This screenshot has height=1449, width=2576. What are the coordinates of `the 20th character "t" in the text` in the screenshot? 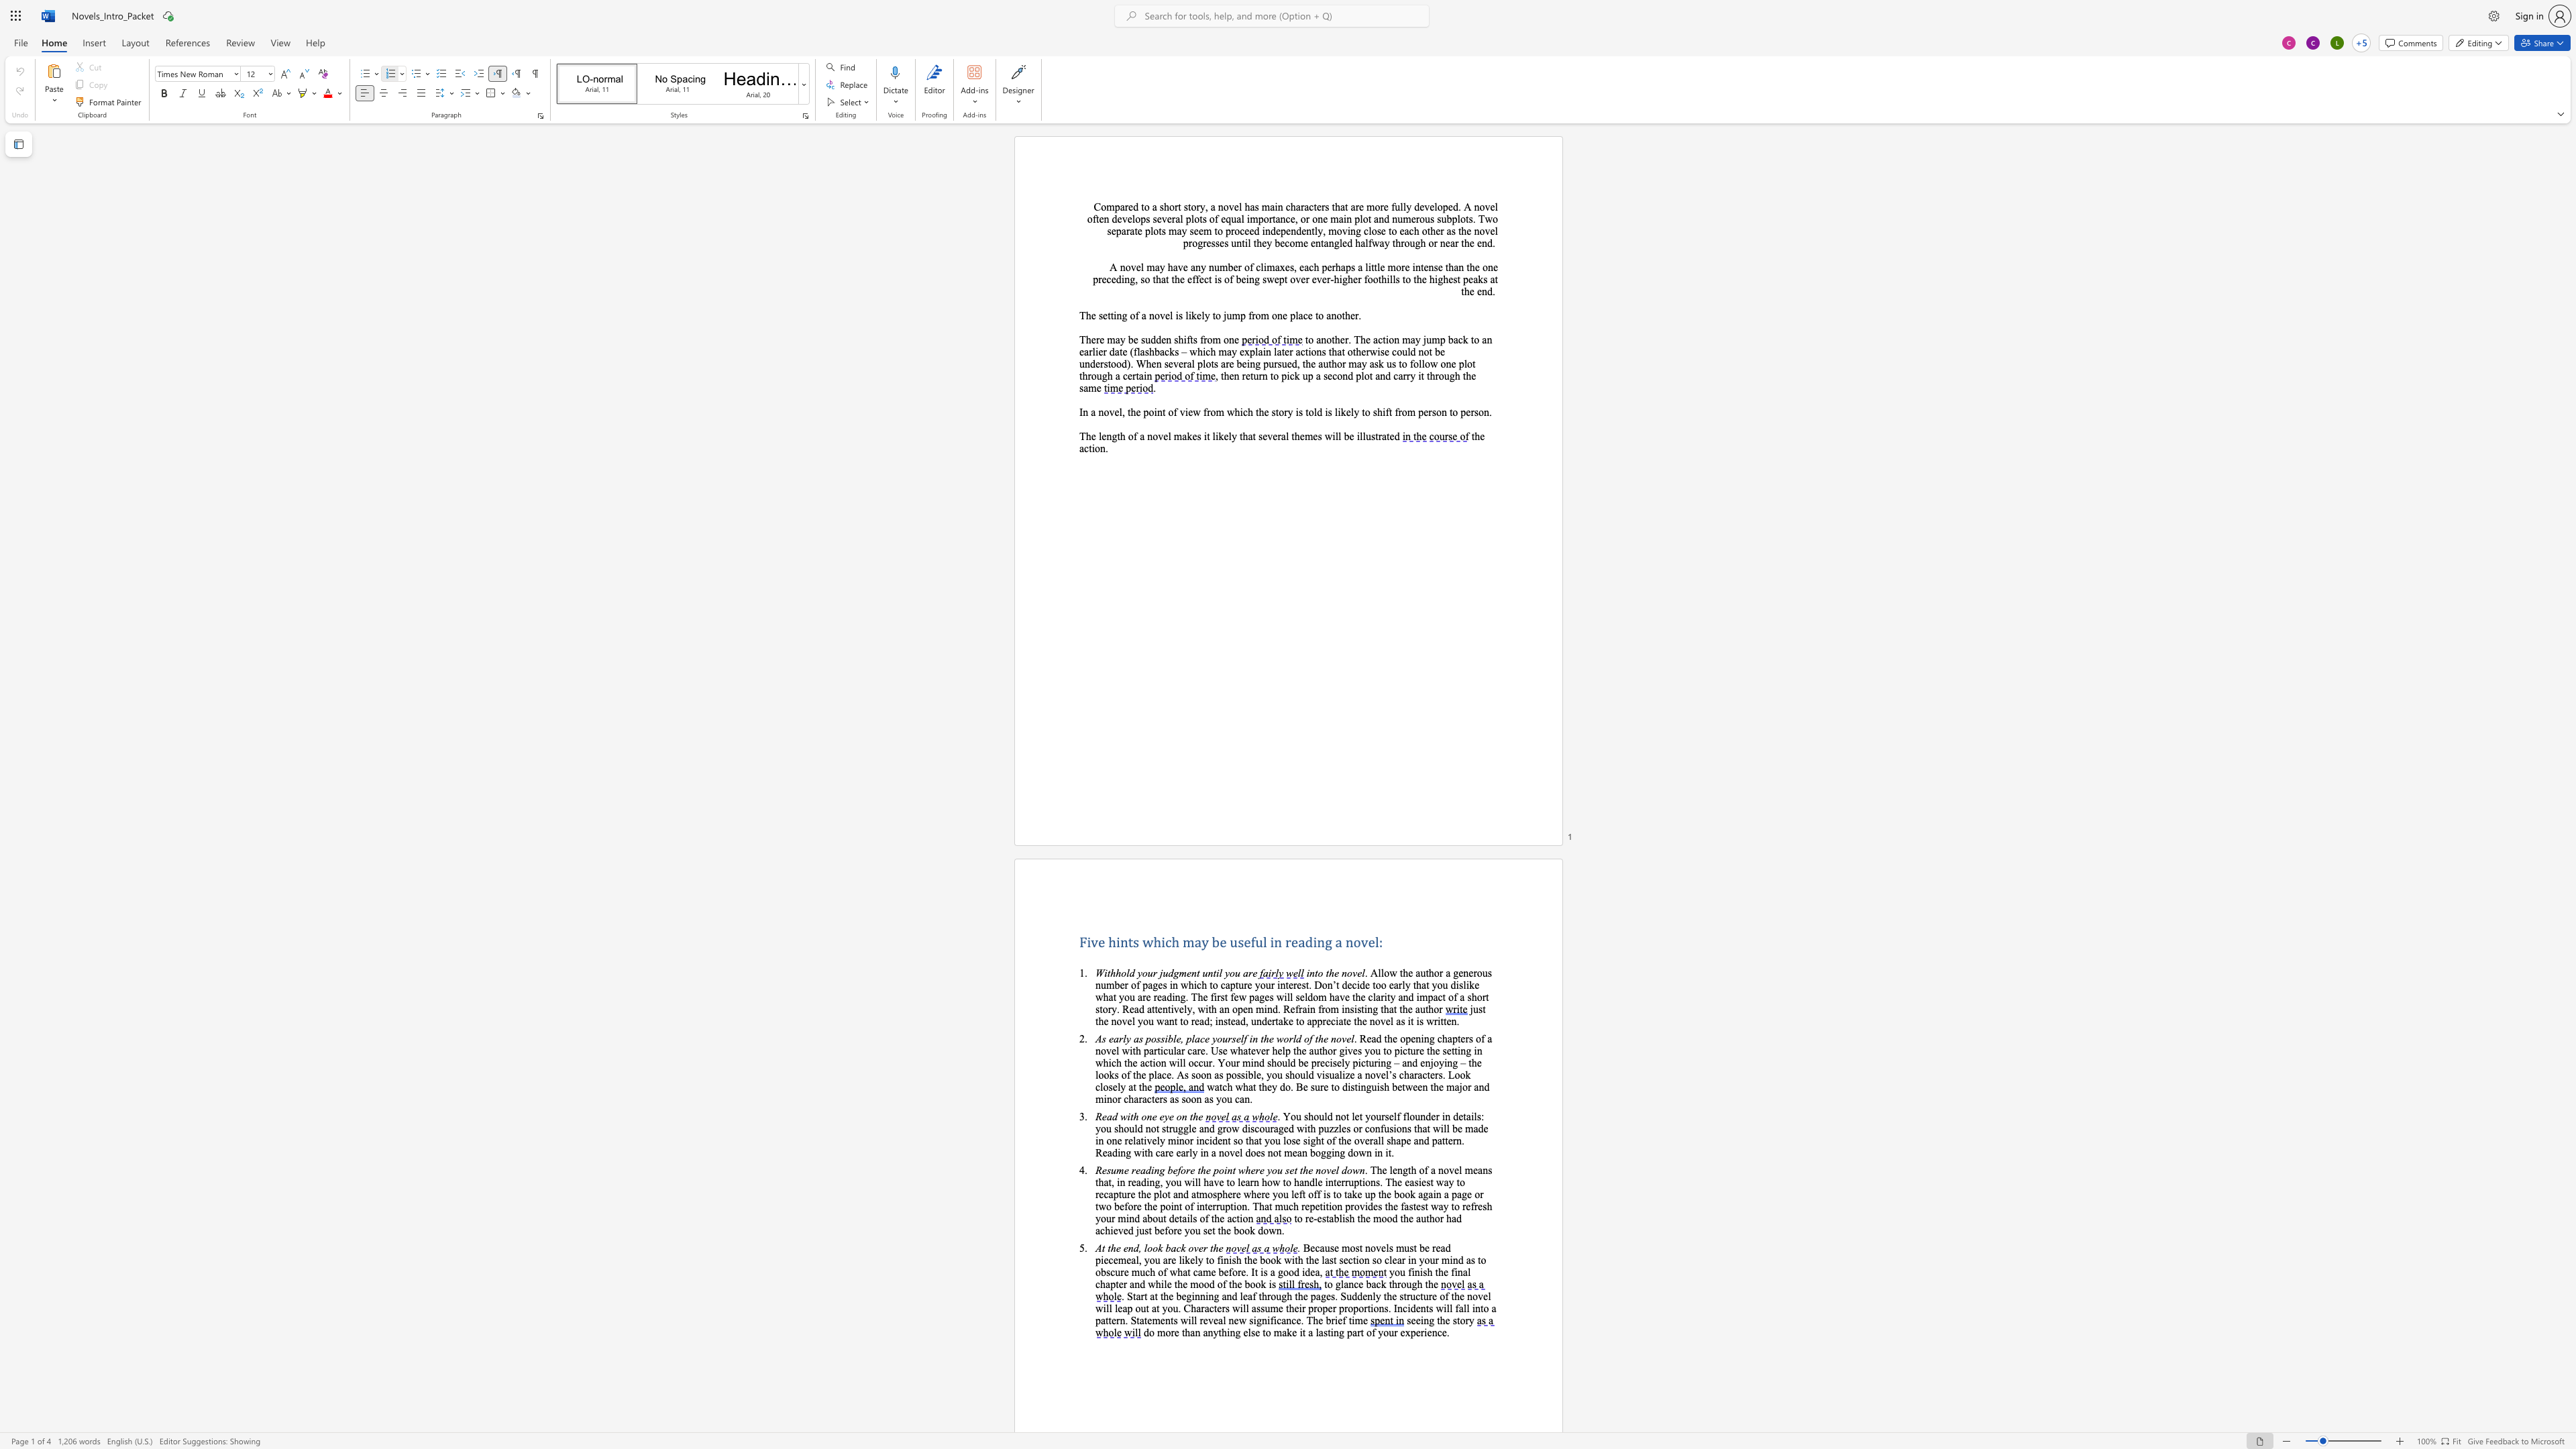 It's located at (1138, 1087).